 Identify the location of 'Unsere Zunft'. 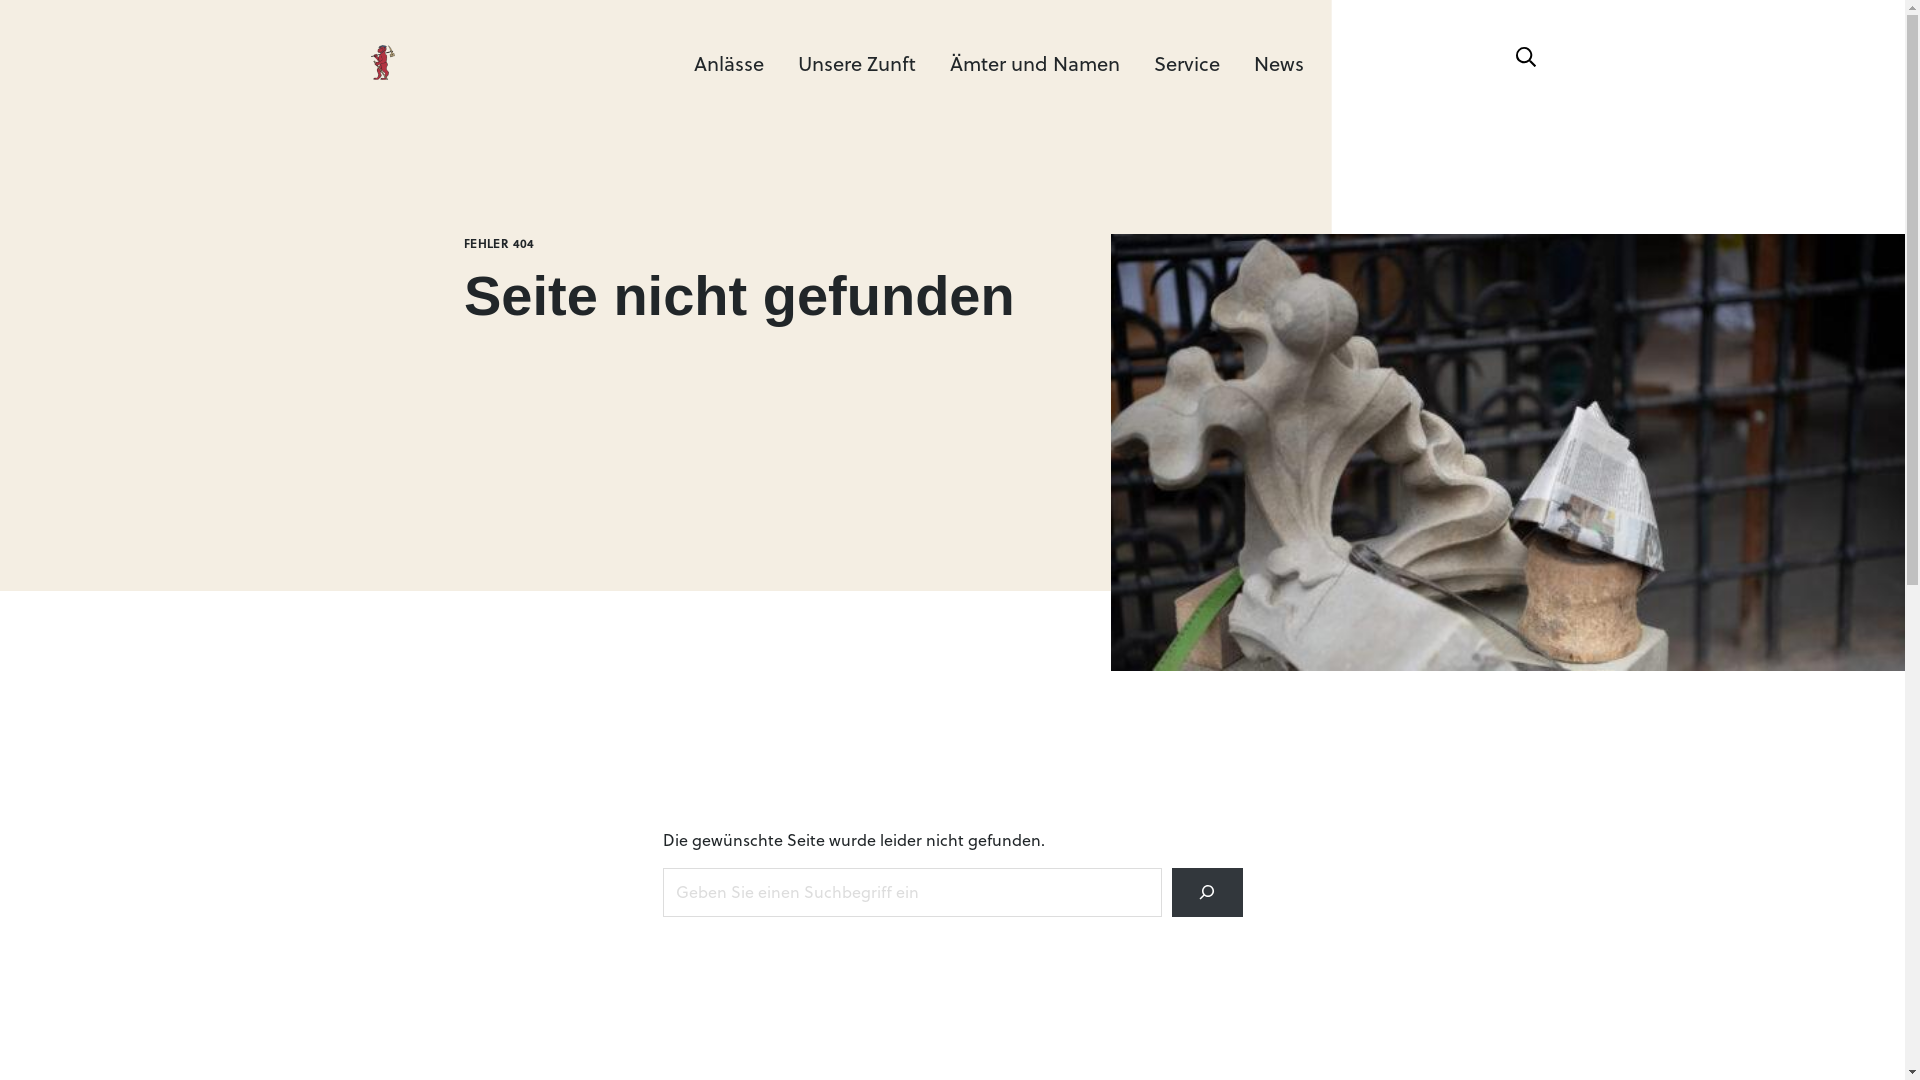
(857, 61).